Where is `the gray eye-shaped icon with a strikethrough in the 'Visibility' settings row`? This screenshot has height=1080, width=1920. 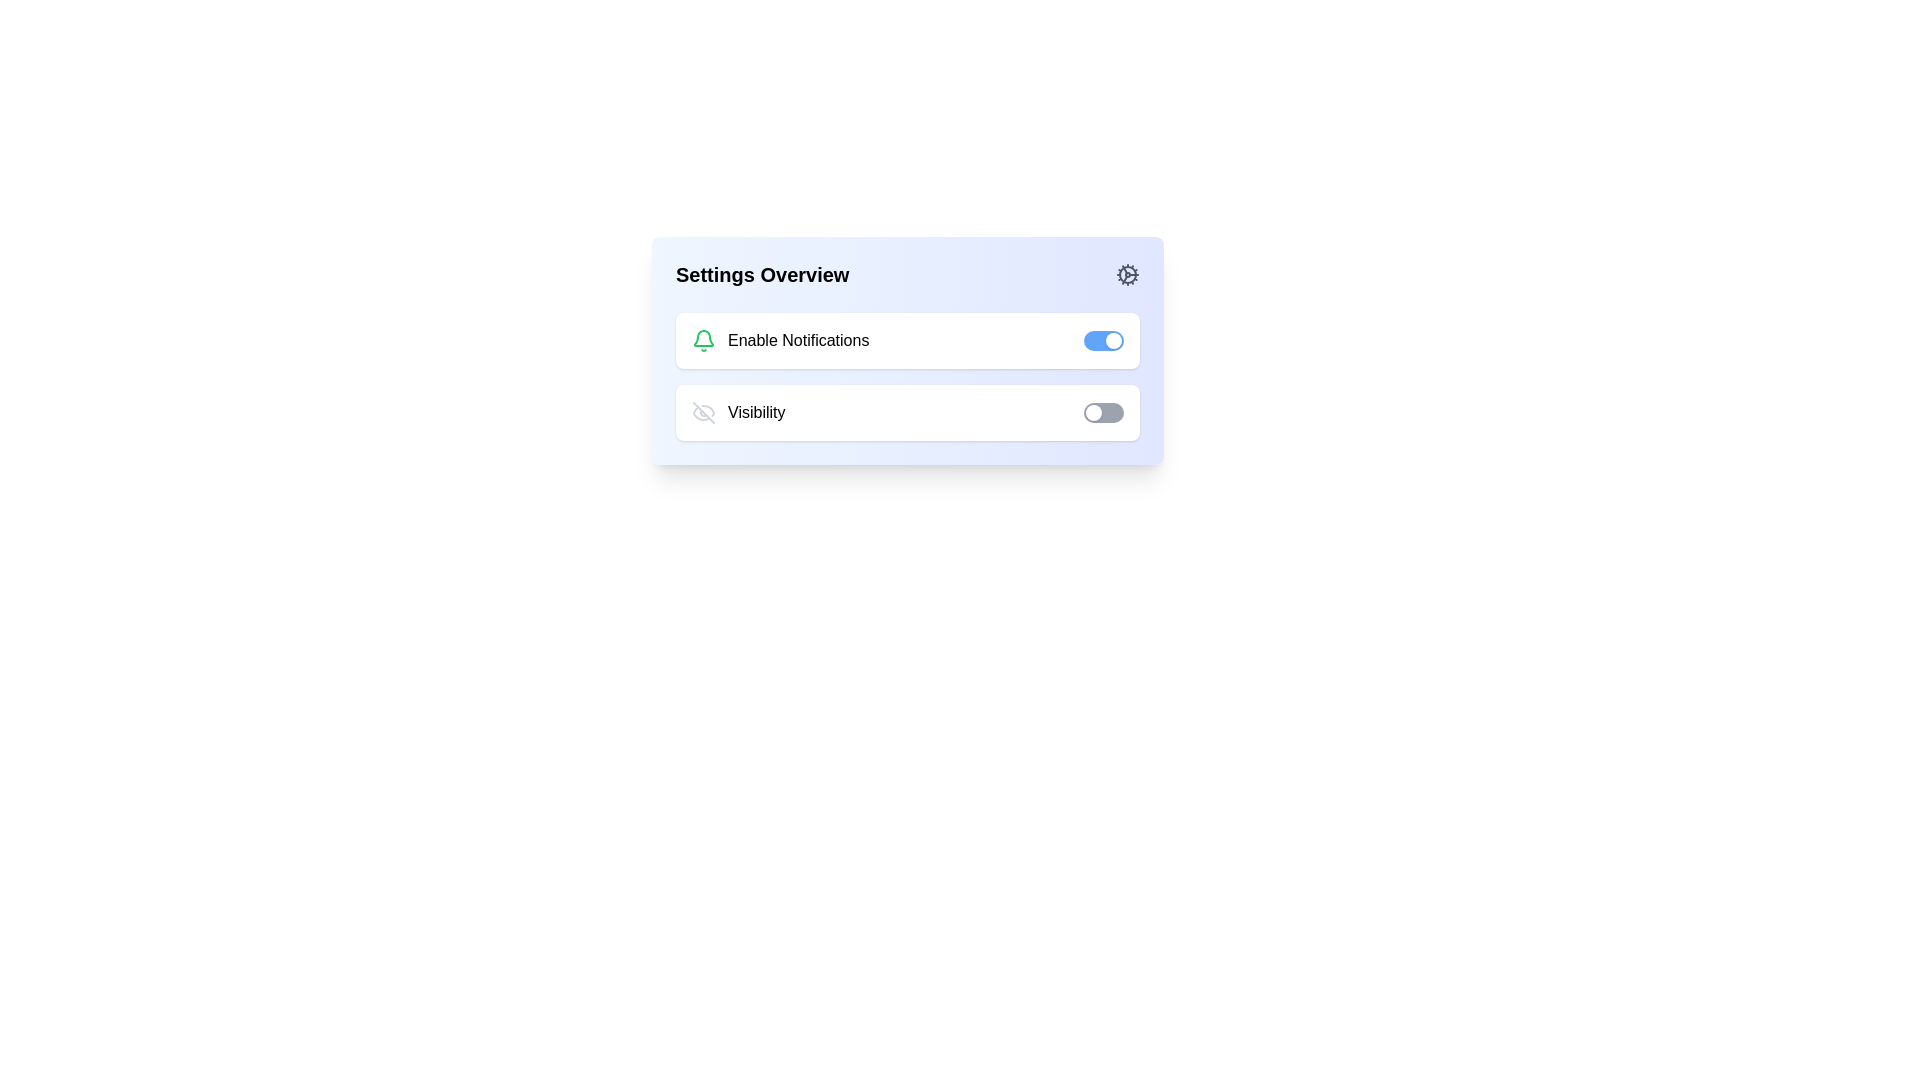
the gray eye-shaped icon with a strikethrough in the 'Visibility' settings row is located at coordinates (704, 411).